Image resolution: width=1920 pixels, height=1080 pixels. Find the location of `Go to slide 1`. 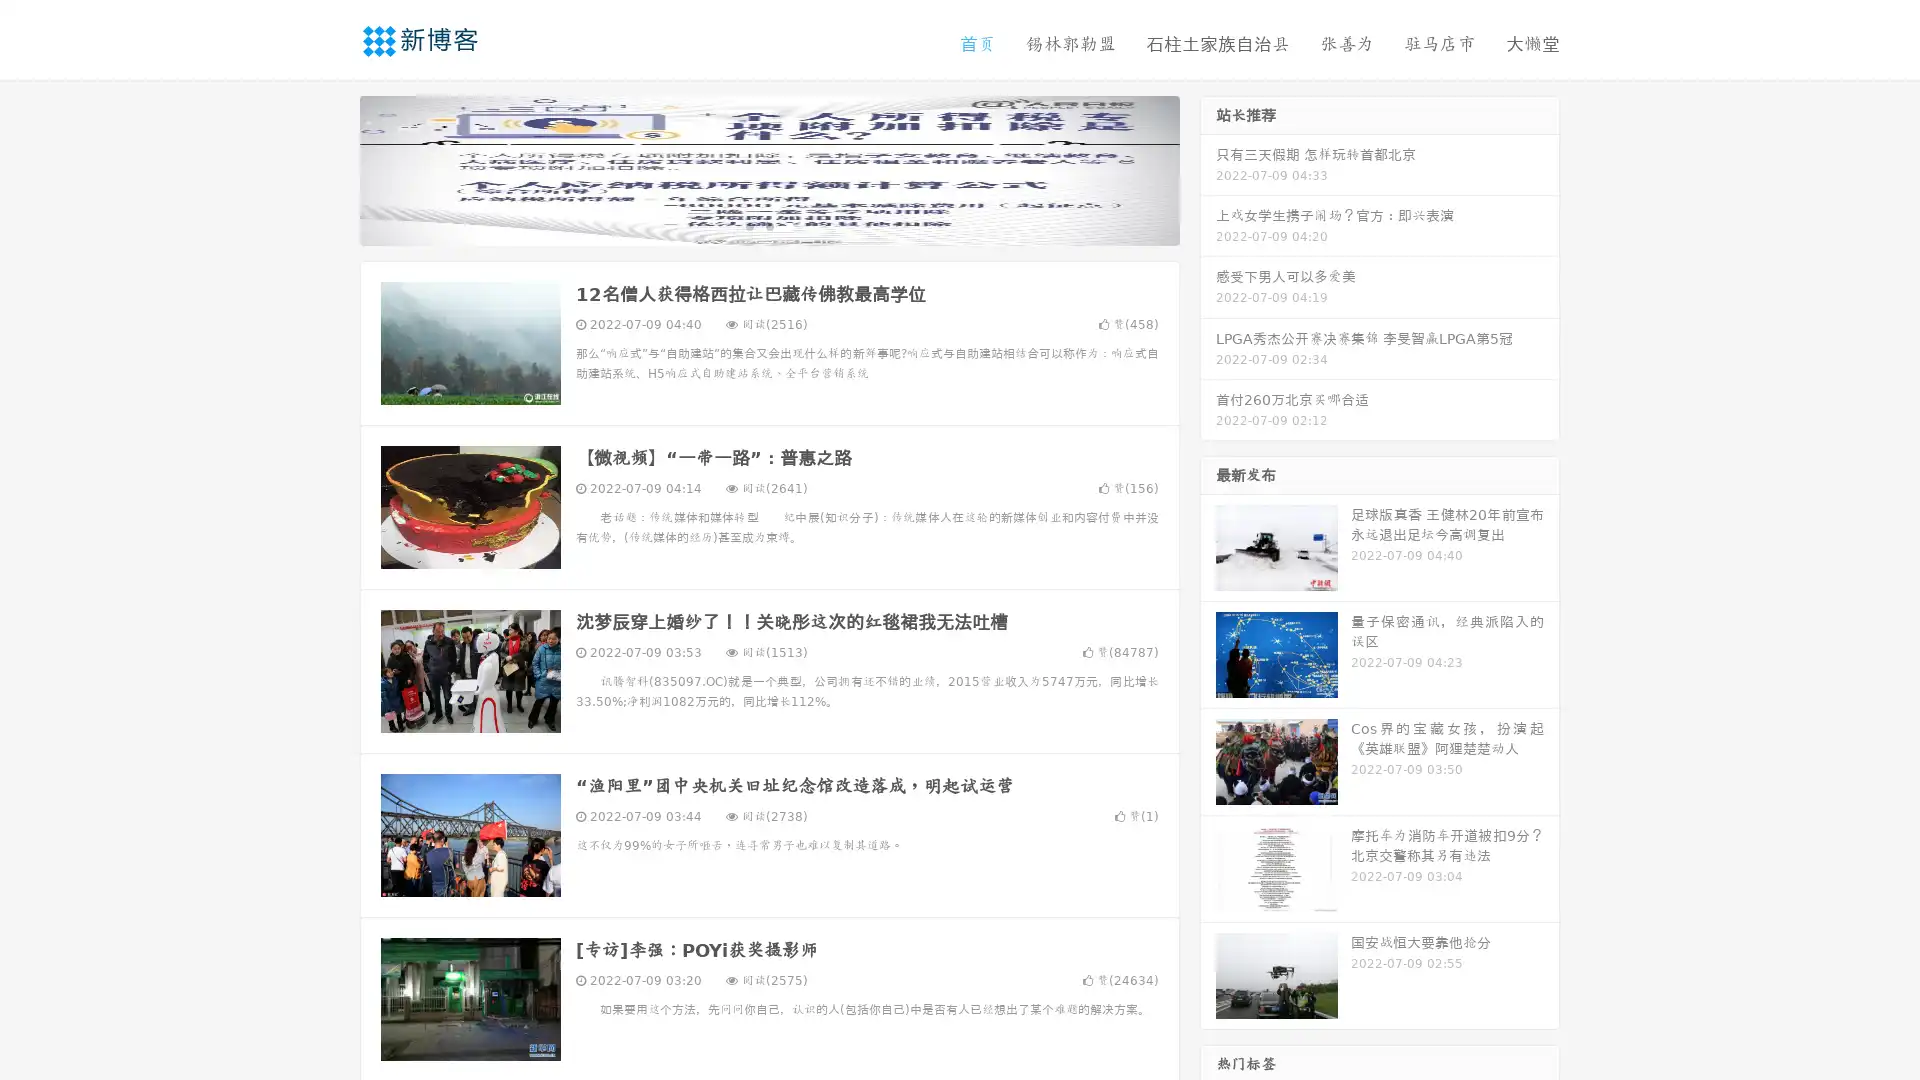

Go to slide 1 is located at coordinates (748, 225).